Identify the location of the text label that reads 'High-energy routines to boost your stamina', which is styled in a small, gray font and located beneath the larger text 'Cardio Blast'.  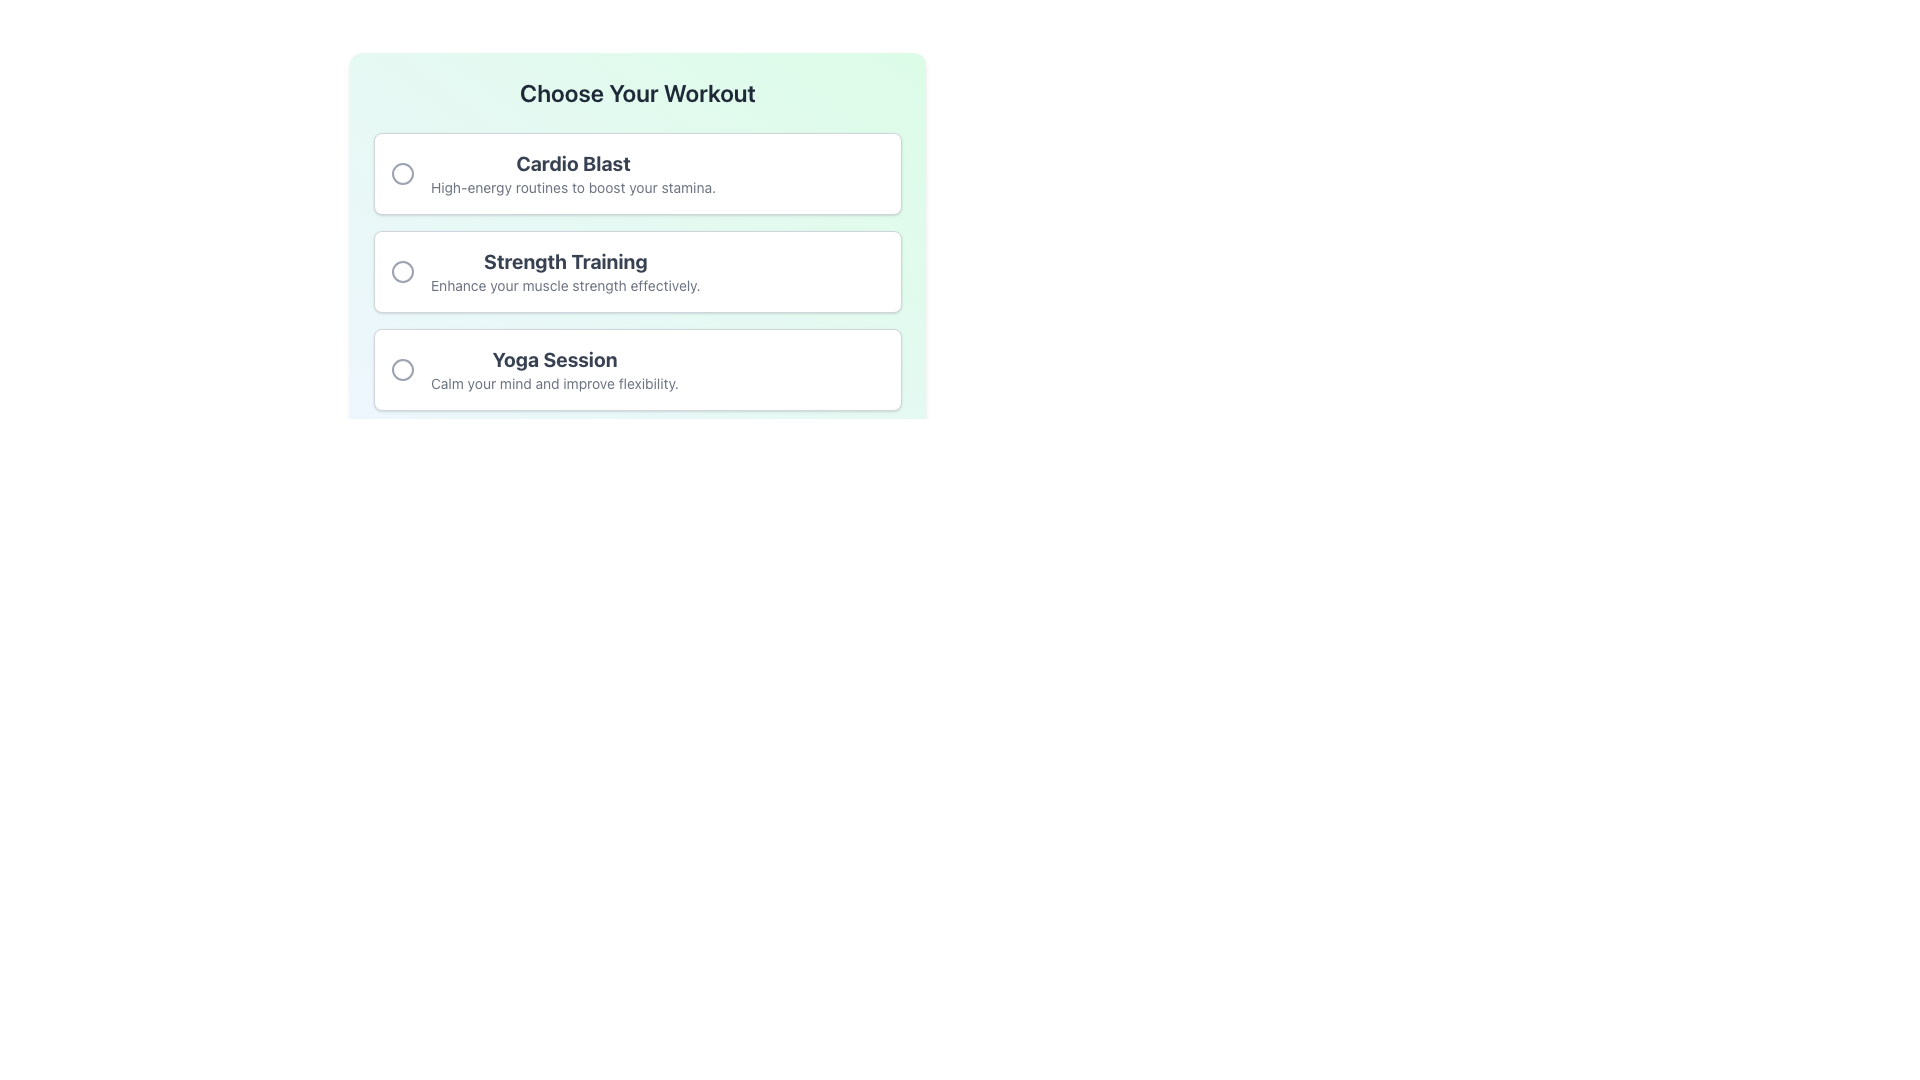
(572, 188).